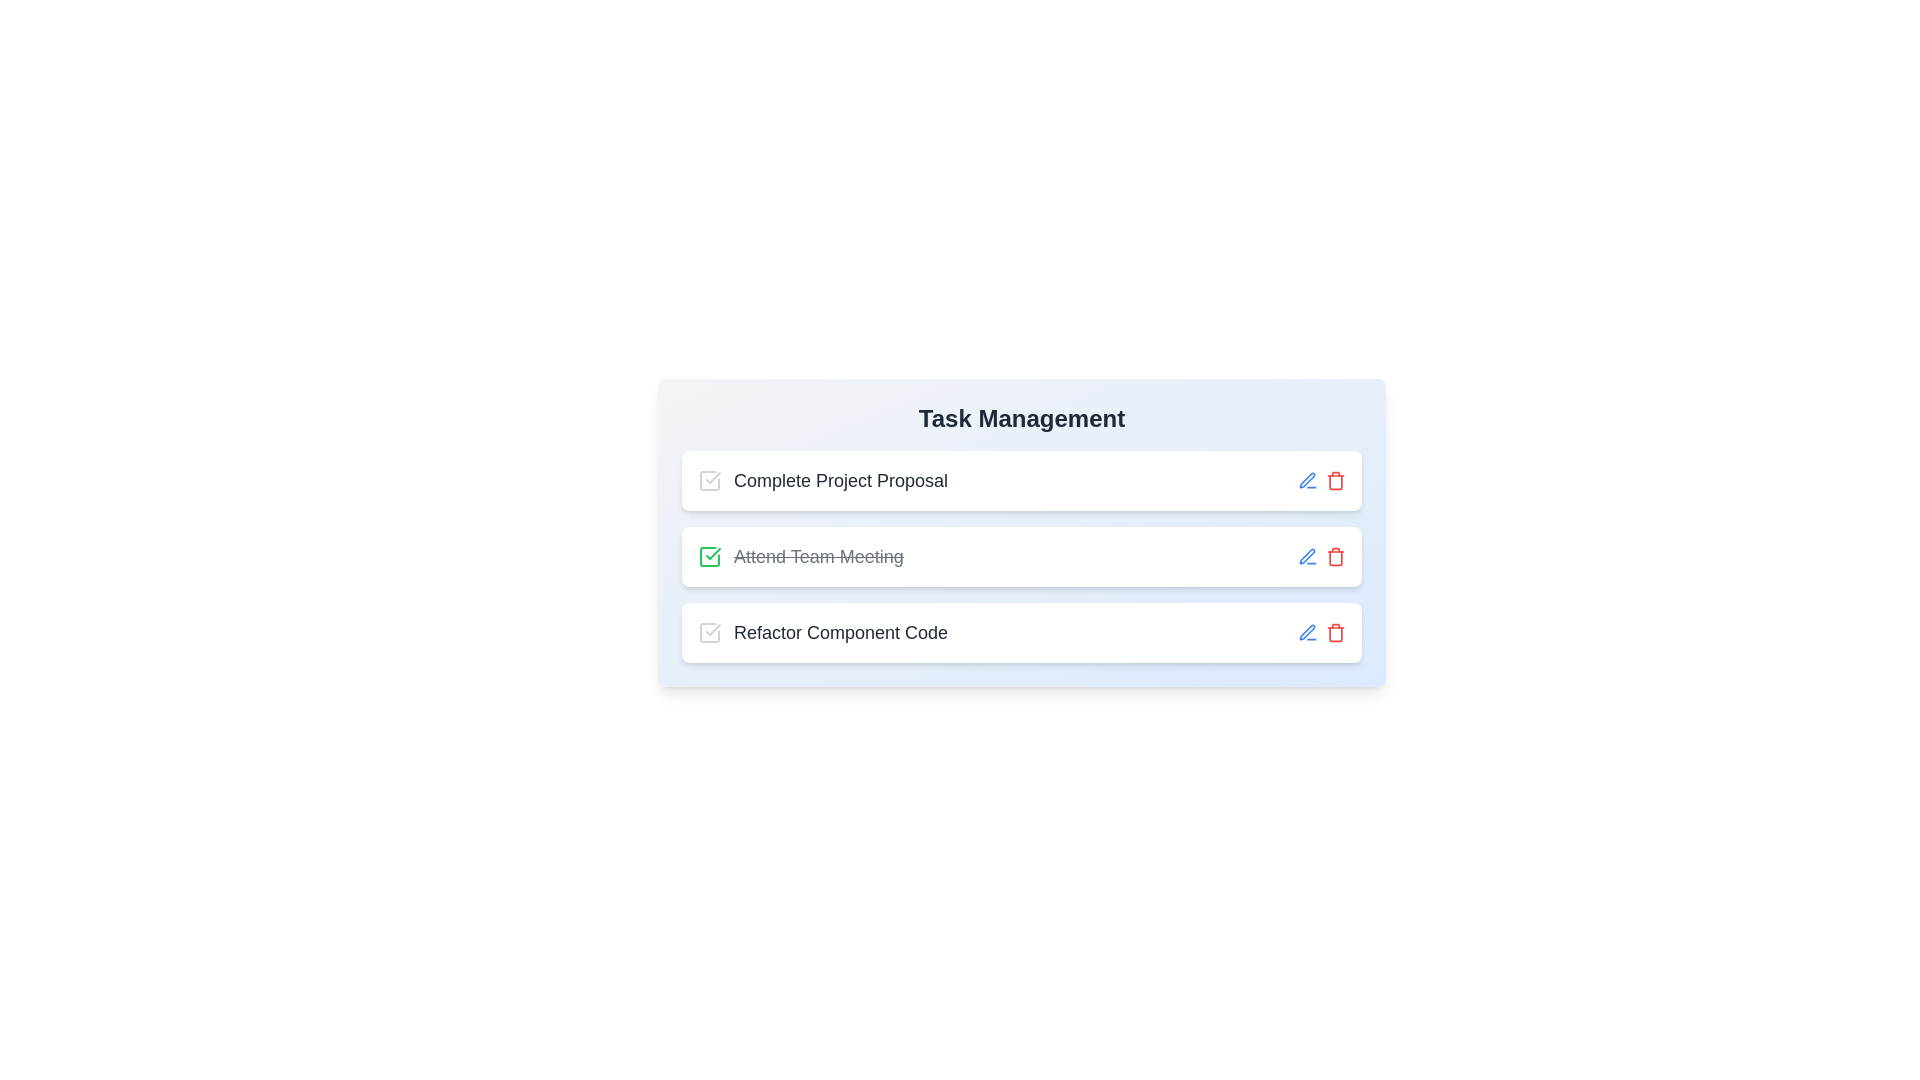 The height and width of the screenshot is (1080, 1920). Describe the element at coordinates (1335, 556) in the screenshot. I see `the Delete Button (Icon) located in the horizontal group of icons to the far right of the row labeled 'Attend Team Meeting'` at that location.